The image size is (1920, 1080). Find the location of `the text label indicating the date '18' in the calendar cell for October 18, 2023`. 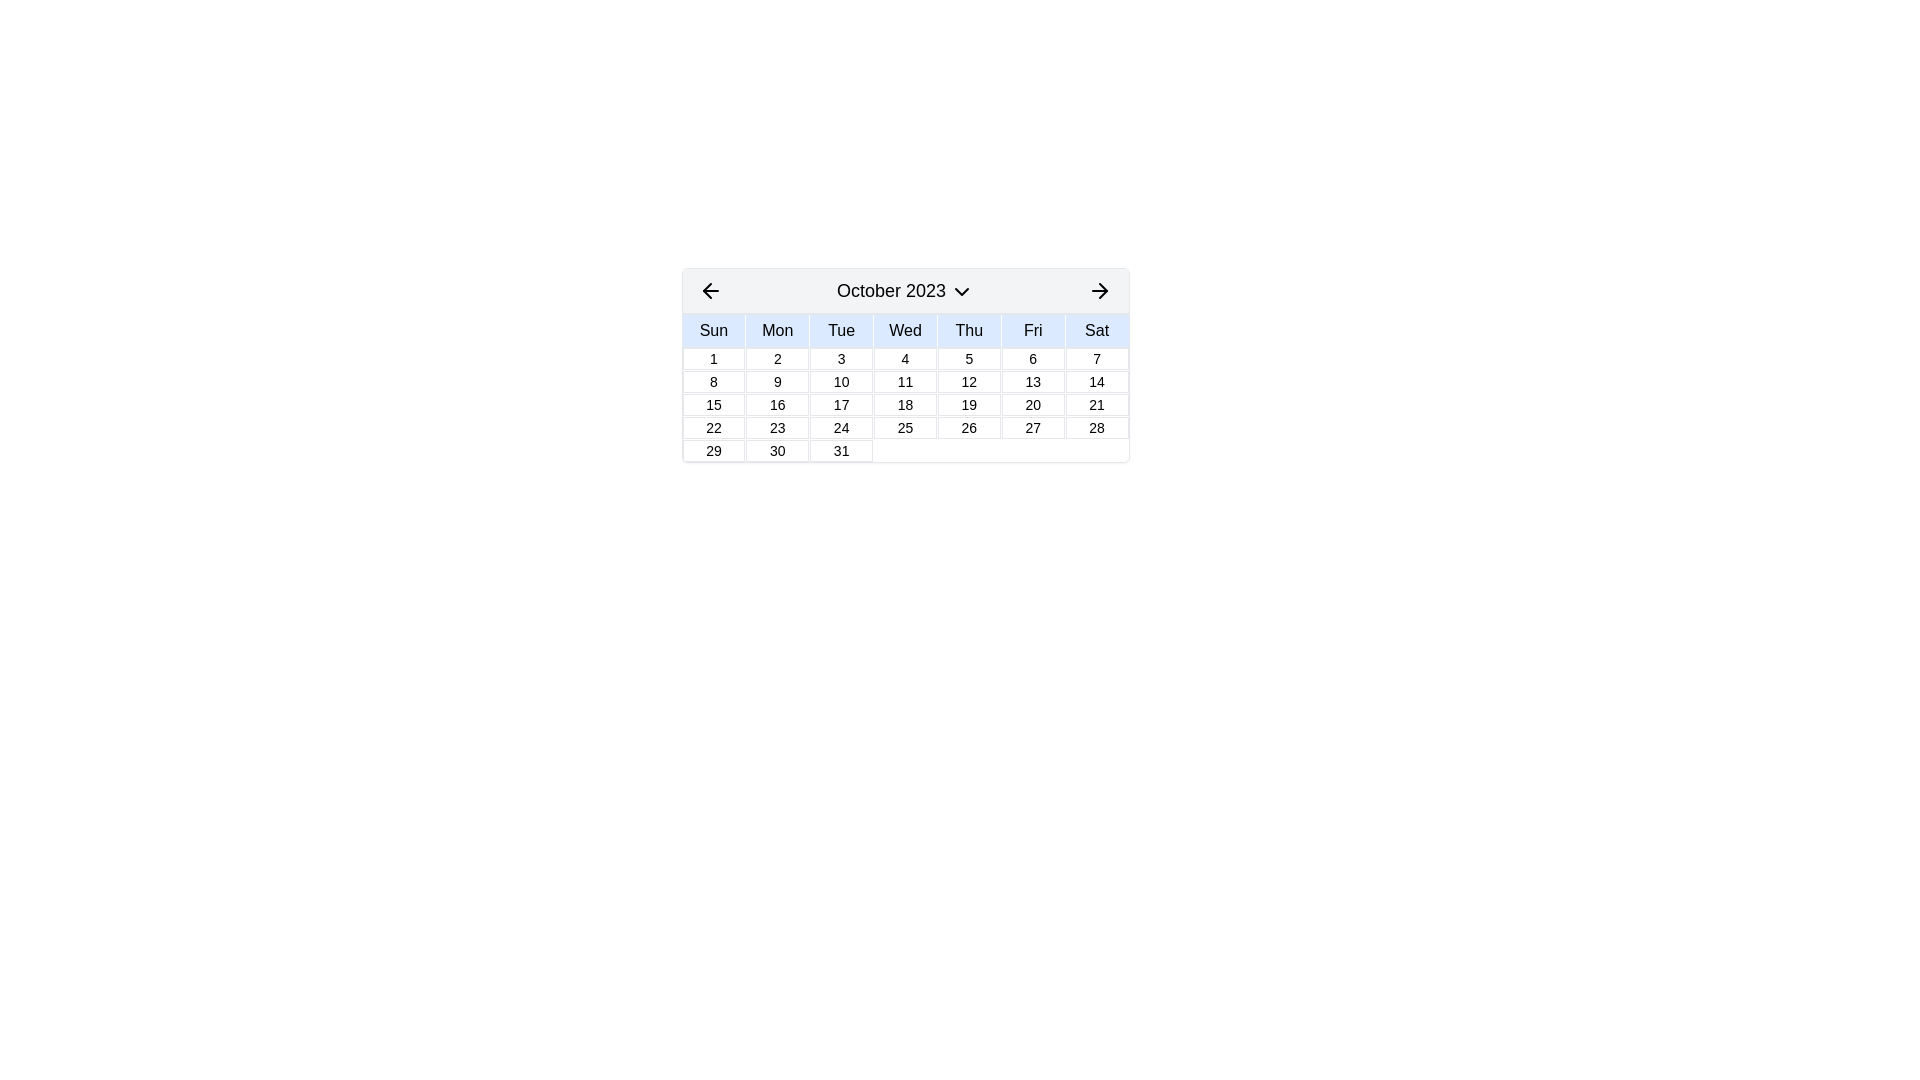

the text label indicating the date '18' in the calendar cell for October 18, 2023 is located at coordinates (904, 405).